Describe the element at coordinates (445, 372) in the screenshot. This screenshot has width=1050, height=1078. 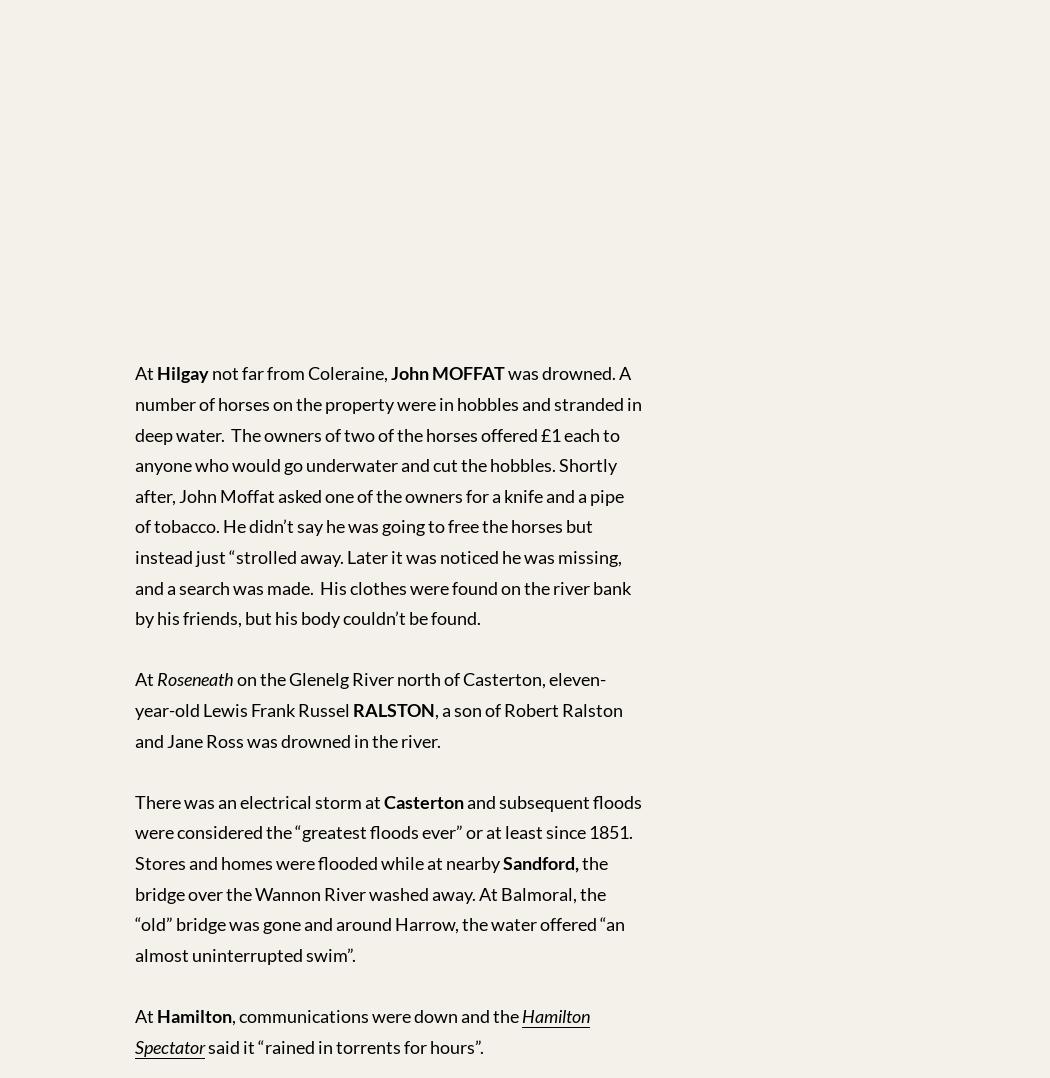
I see `'John MOFFAT'` at that location.